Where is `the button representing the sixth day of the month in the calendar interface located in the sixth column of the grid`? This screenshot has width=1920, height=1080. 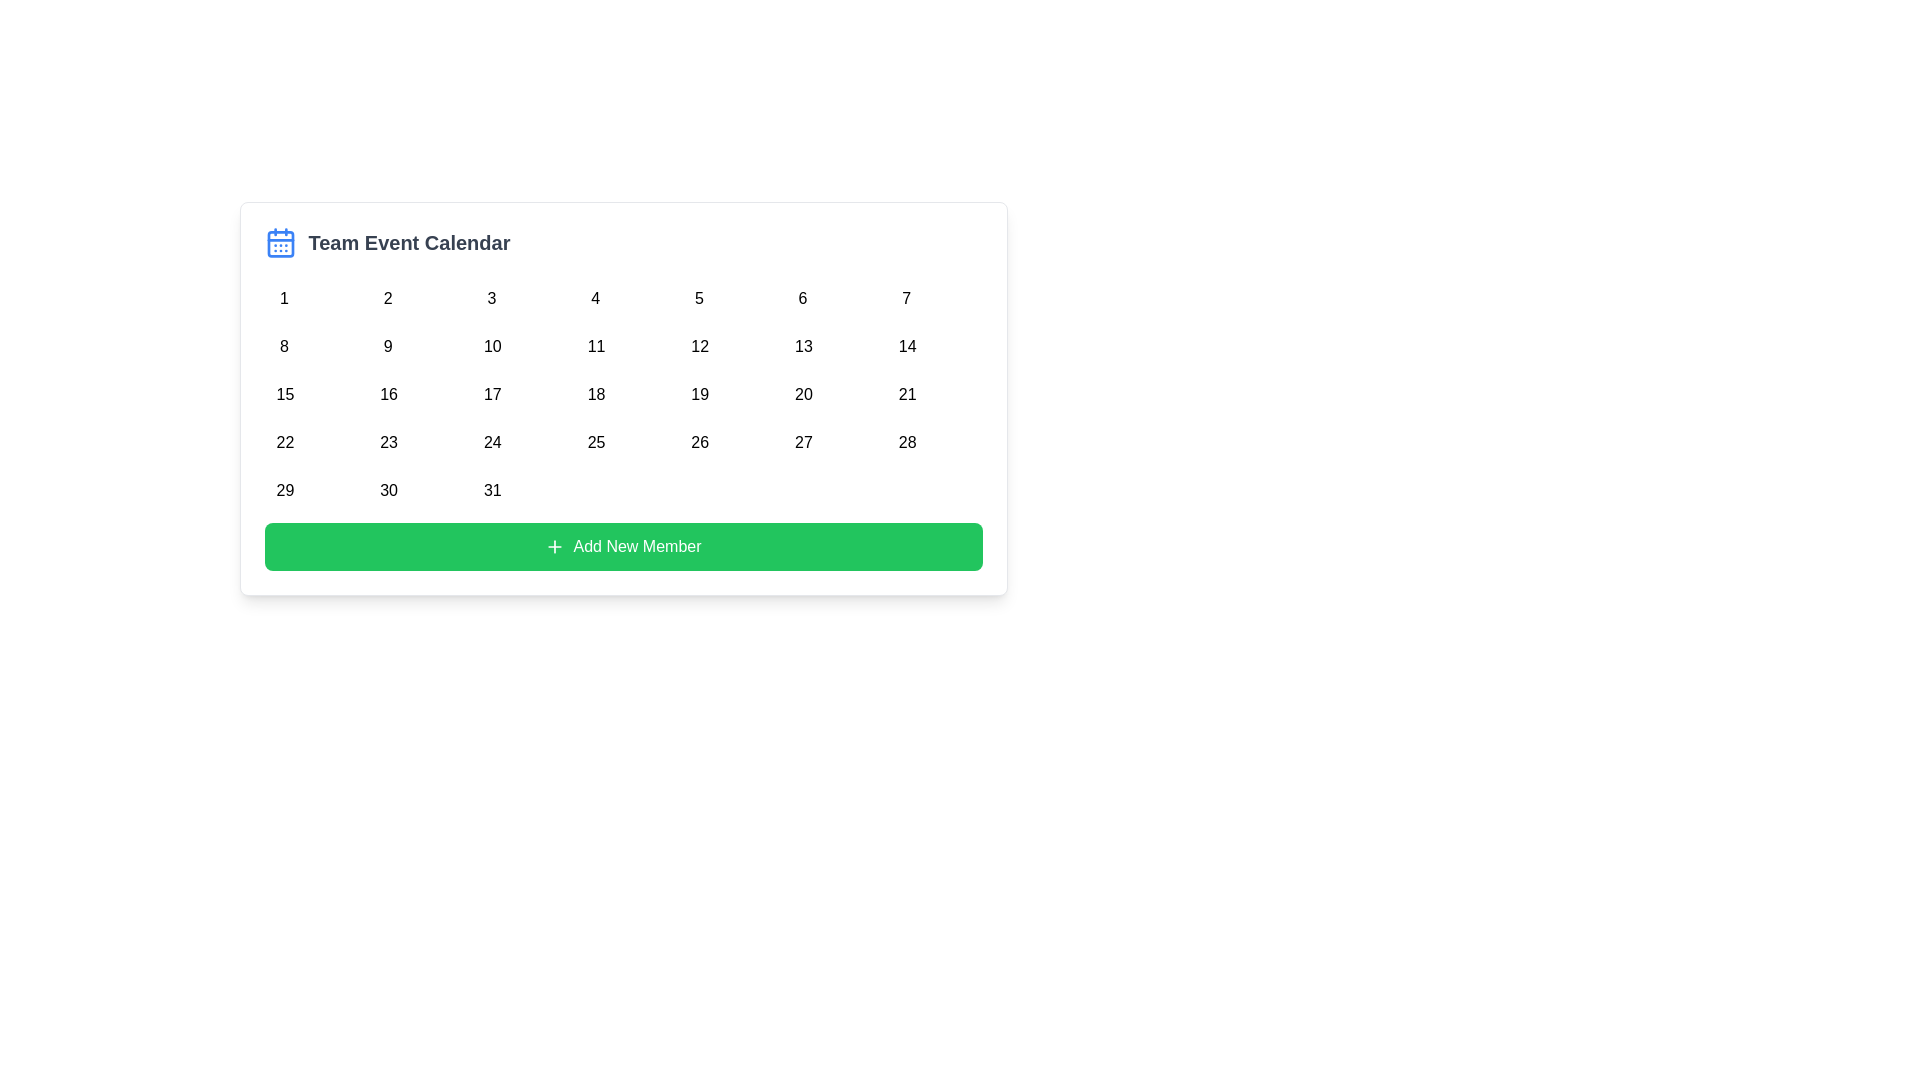 the button representing the sixth day of the month in the calendar interface located in the sixth column of the grid is located at coordinates (803, 294).